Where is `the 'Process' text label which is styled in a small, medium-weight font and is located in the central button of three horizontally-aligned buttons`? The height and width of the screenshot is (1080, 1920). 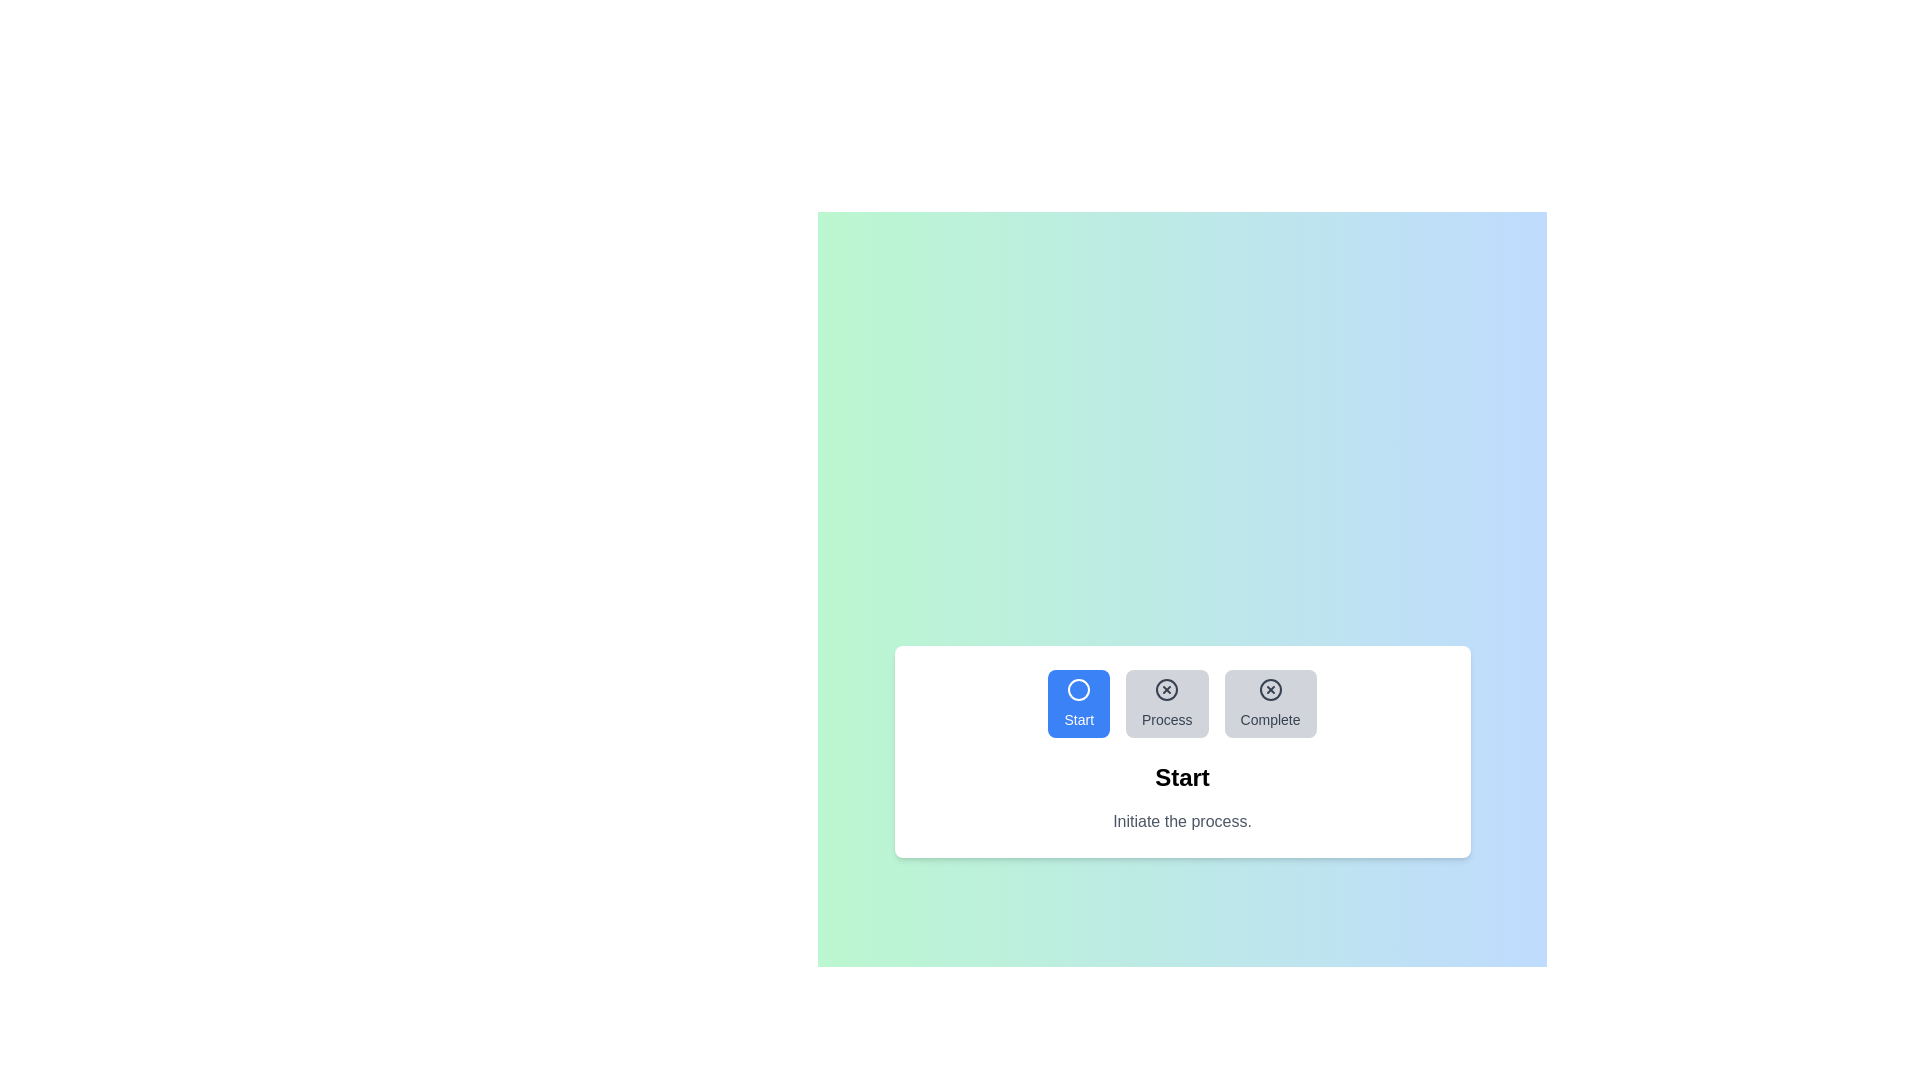 the 'Process' text label which is styled in a small, medium-weight font and is located in the central button of three horizontally-aligned buttons is located at coordinates (1167, 720).